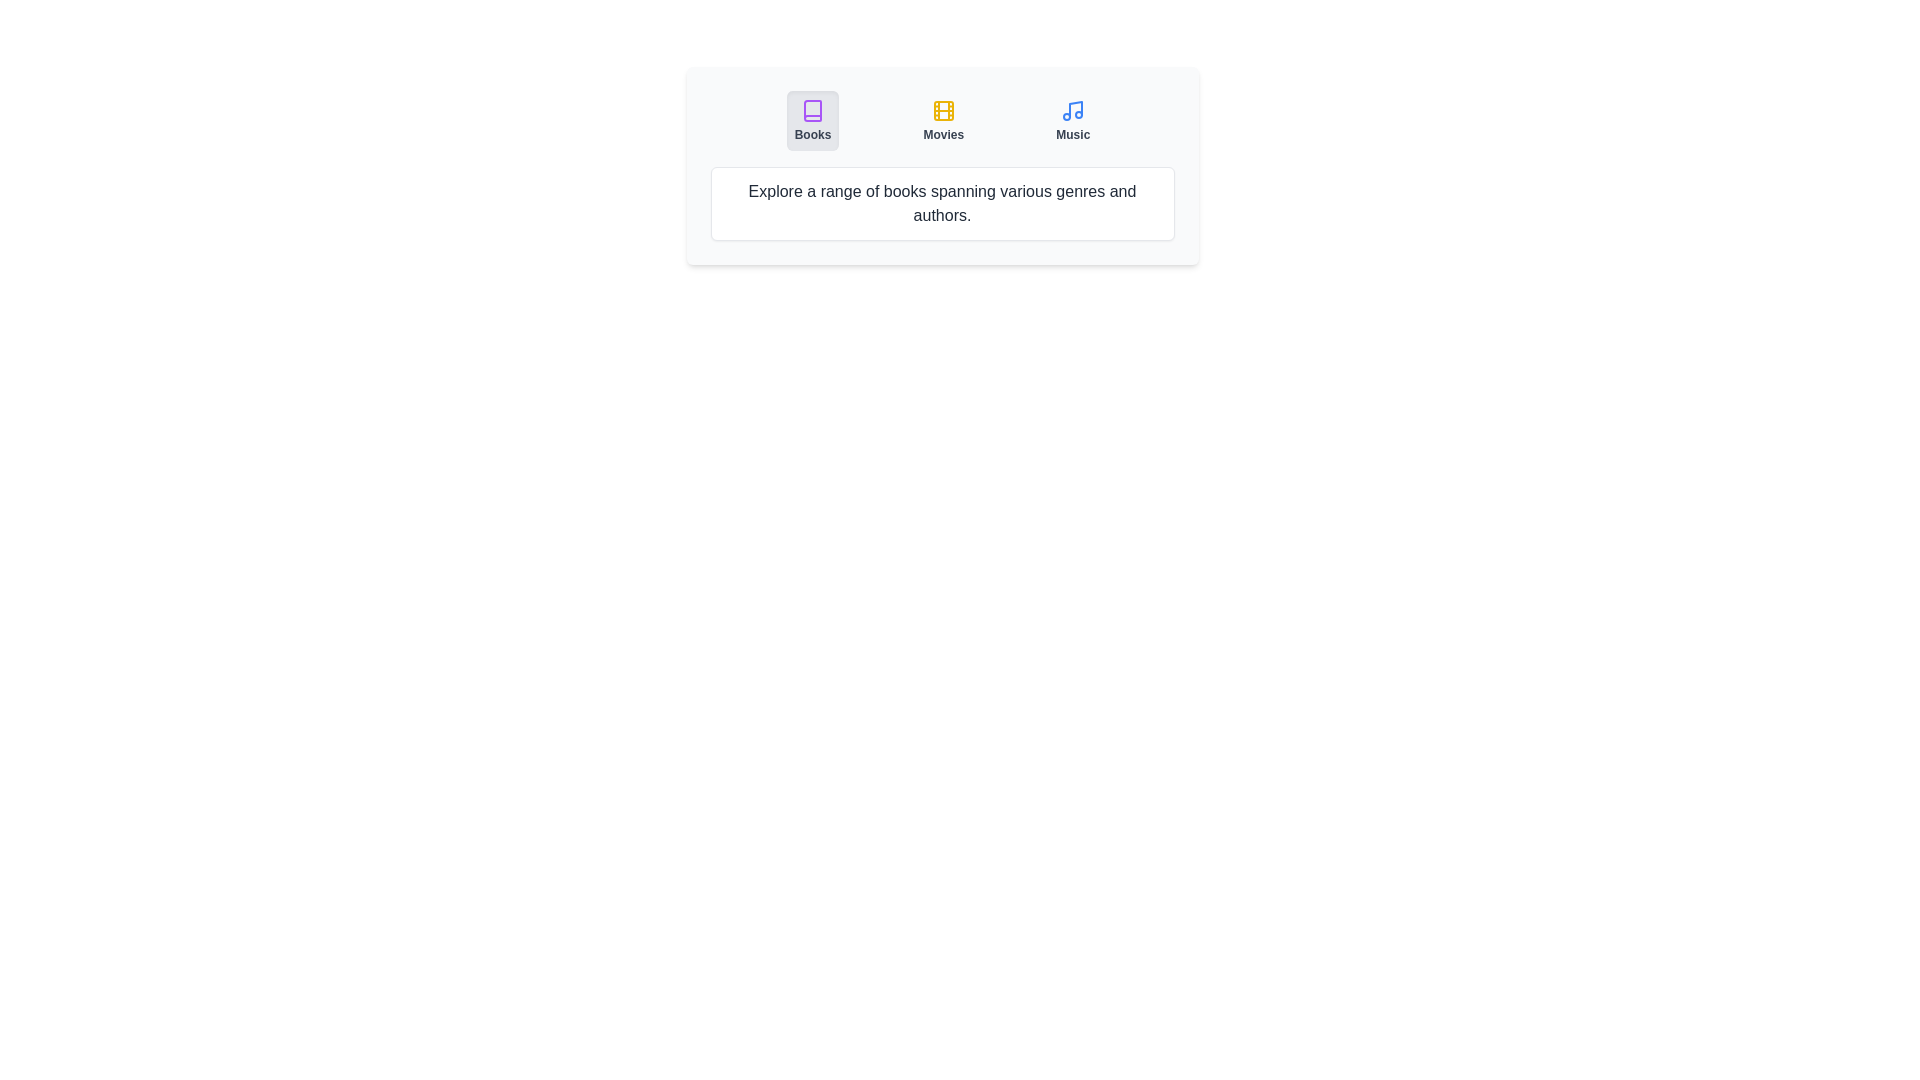 This screenshot has width=1920, height=1080. What do you see at coordinates (811, 120) in the screenshot?
I see `the Books tab to switch to its content` at bounding box center [811, 120].